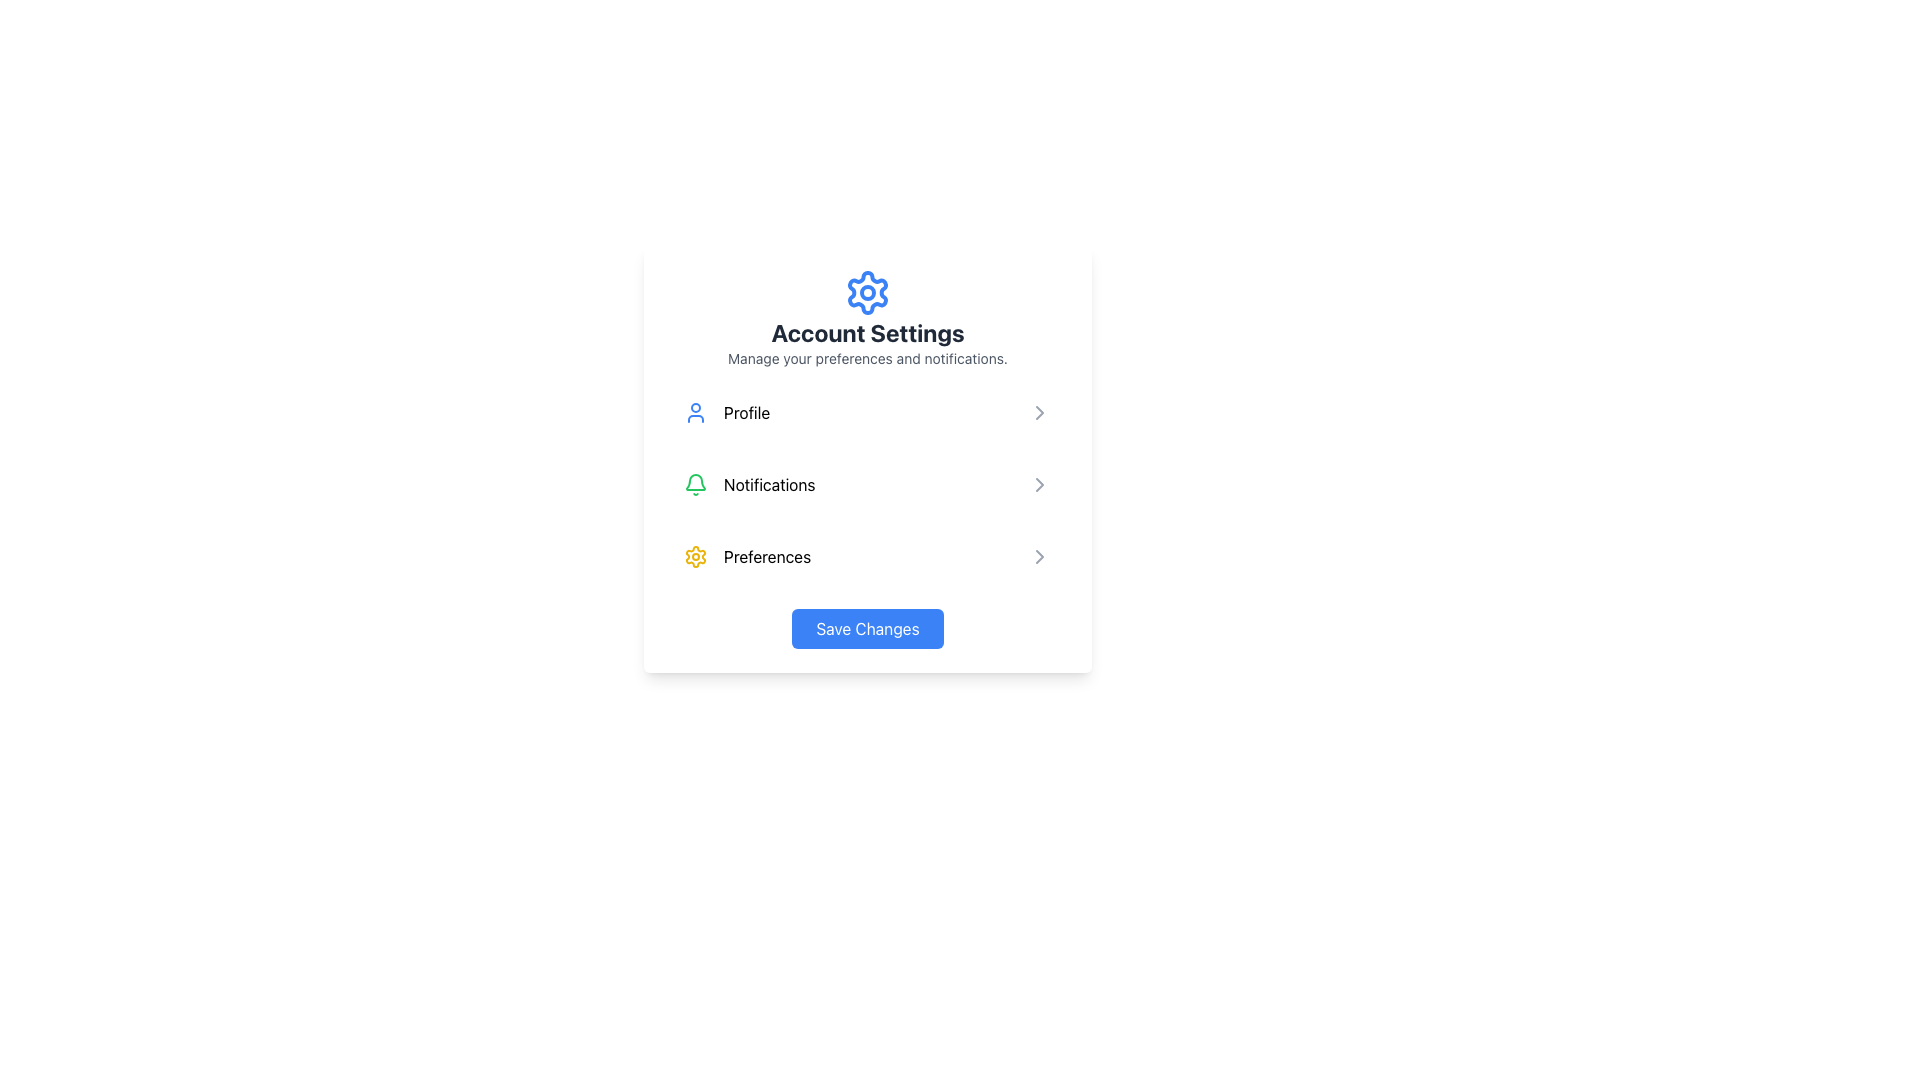  I want to click on the rightward-pointing chevron arrow icon indicating navigation or expansion within the 'Preferences' list item, so click(1040, 556).